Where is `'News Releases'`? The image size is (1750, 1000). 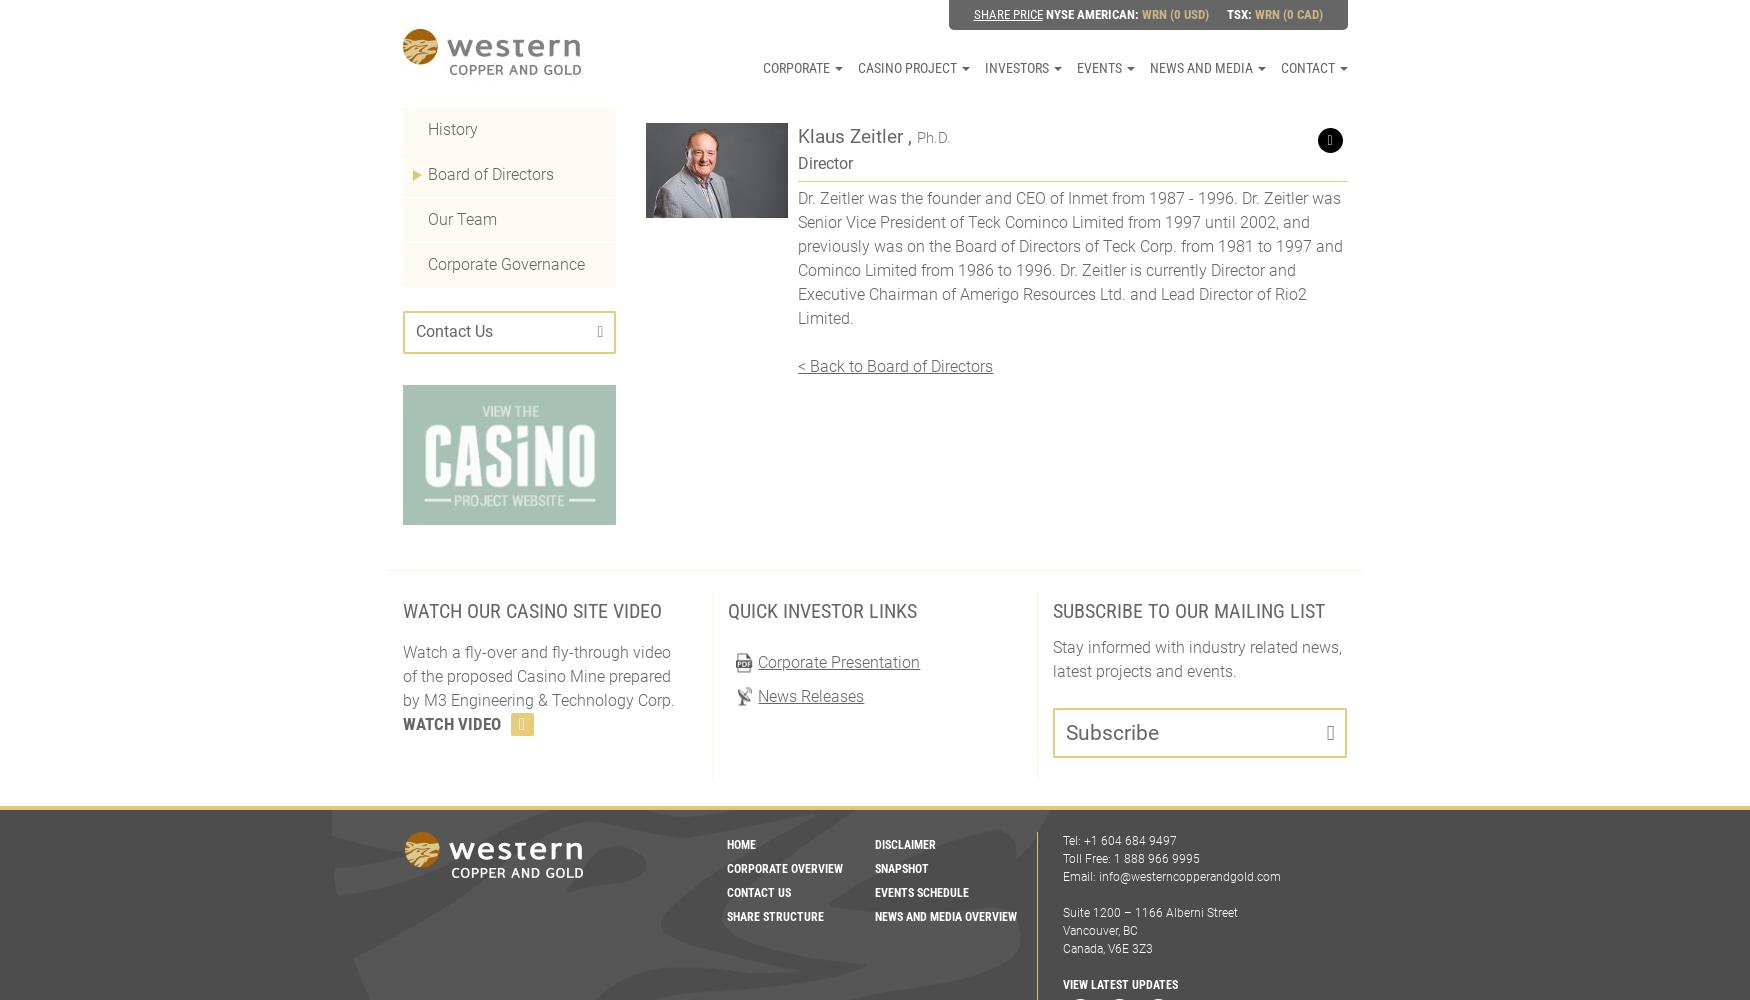 'News Releases' is located at coordinates (809, 695).